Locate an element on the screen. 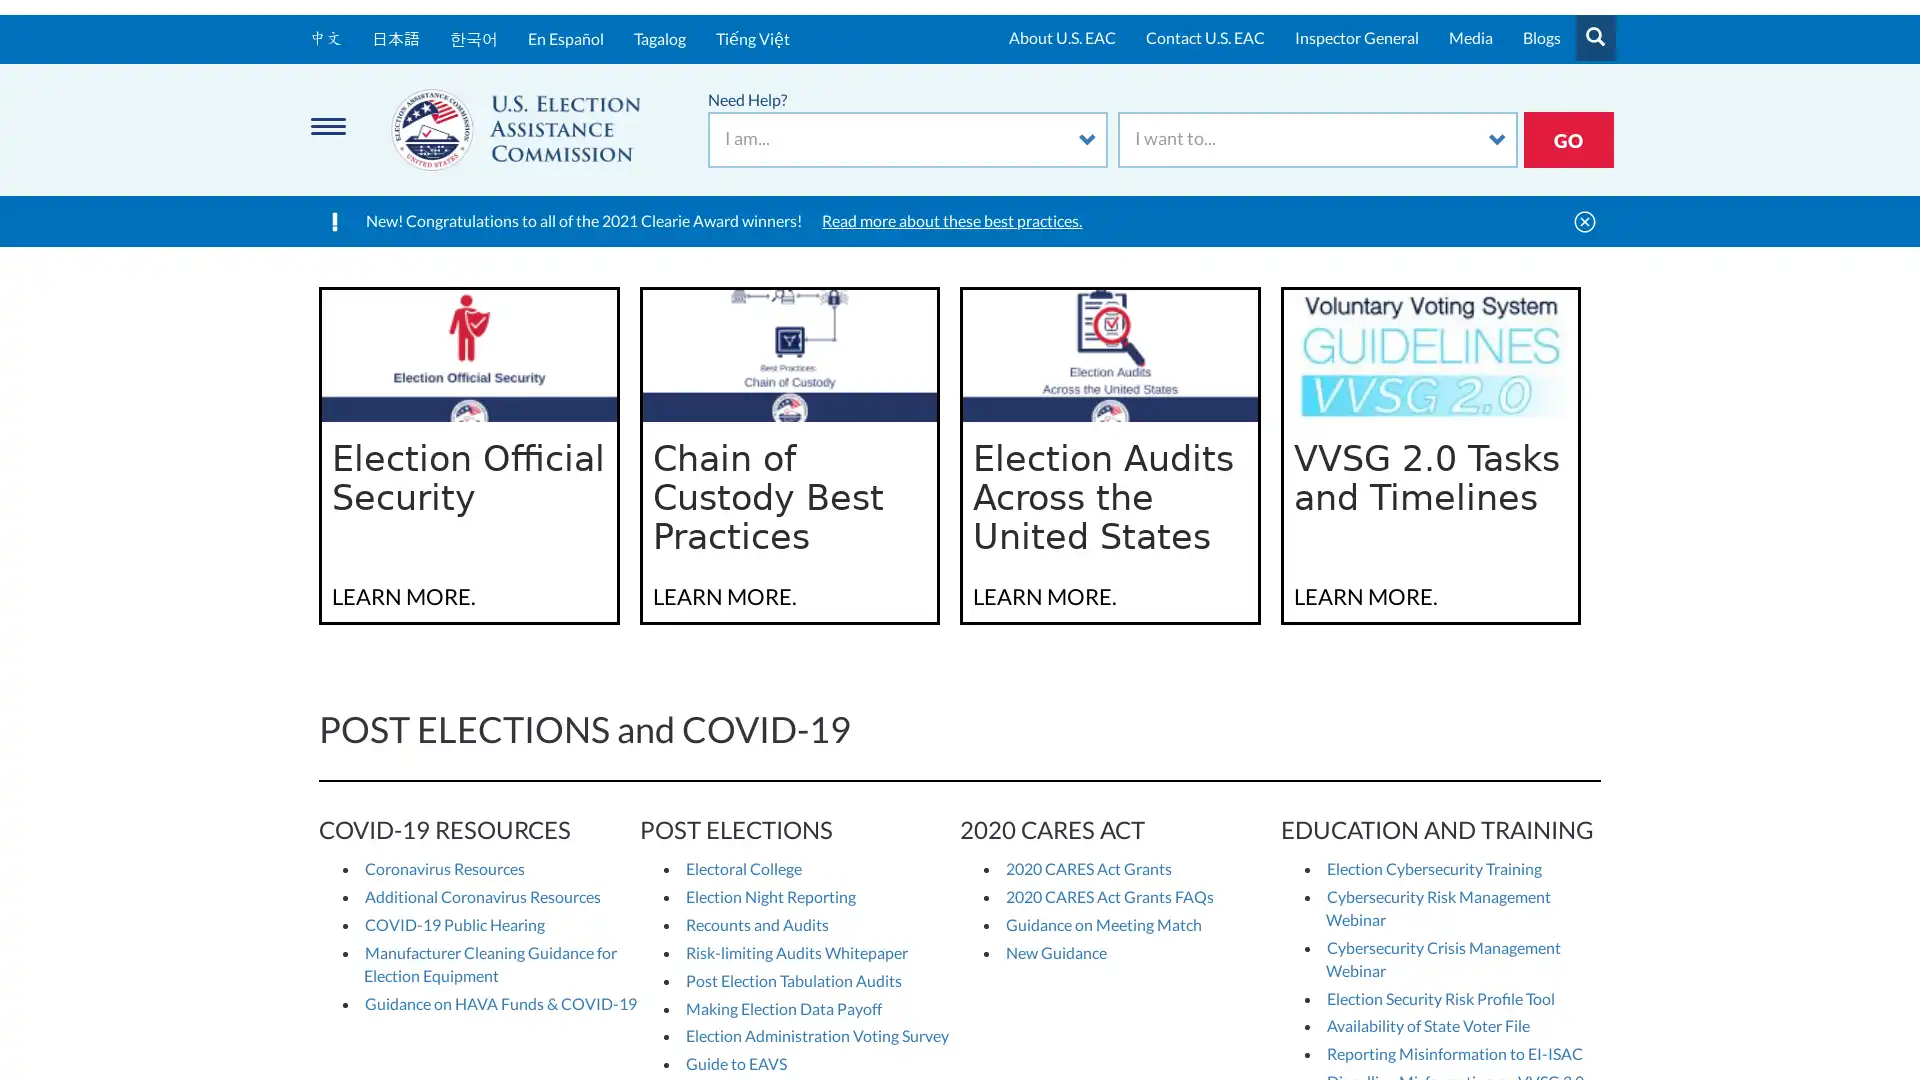 This screenshot has height=1080, width=1920. Menu is located at coordinates (329, 126).